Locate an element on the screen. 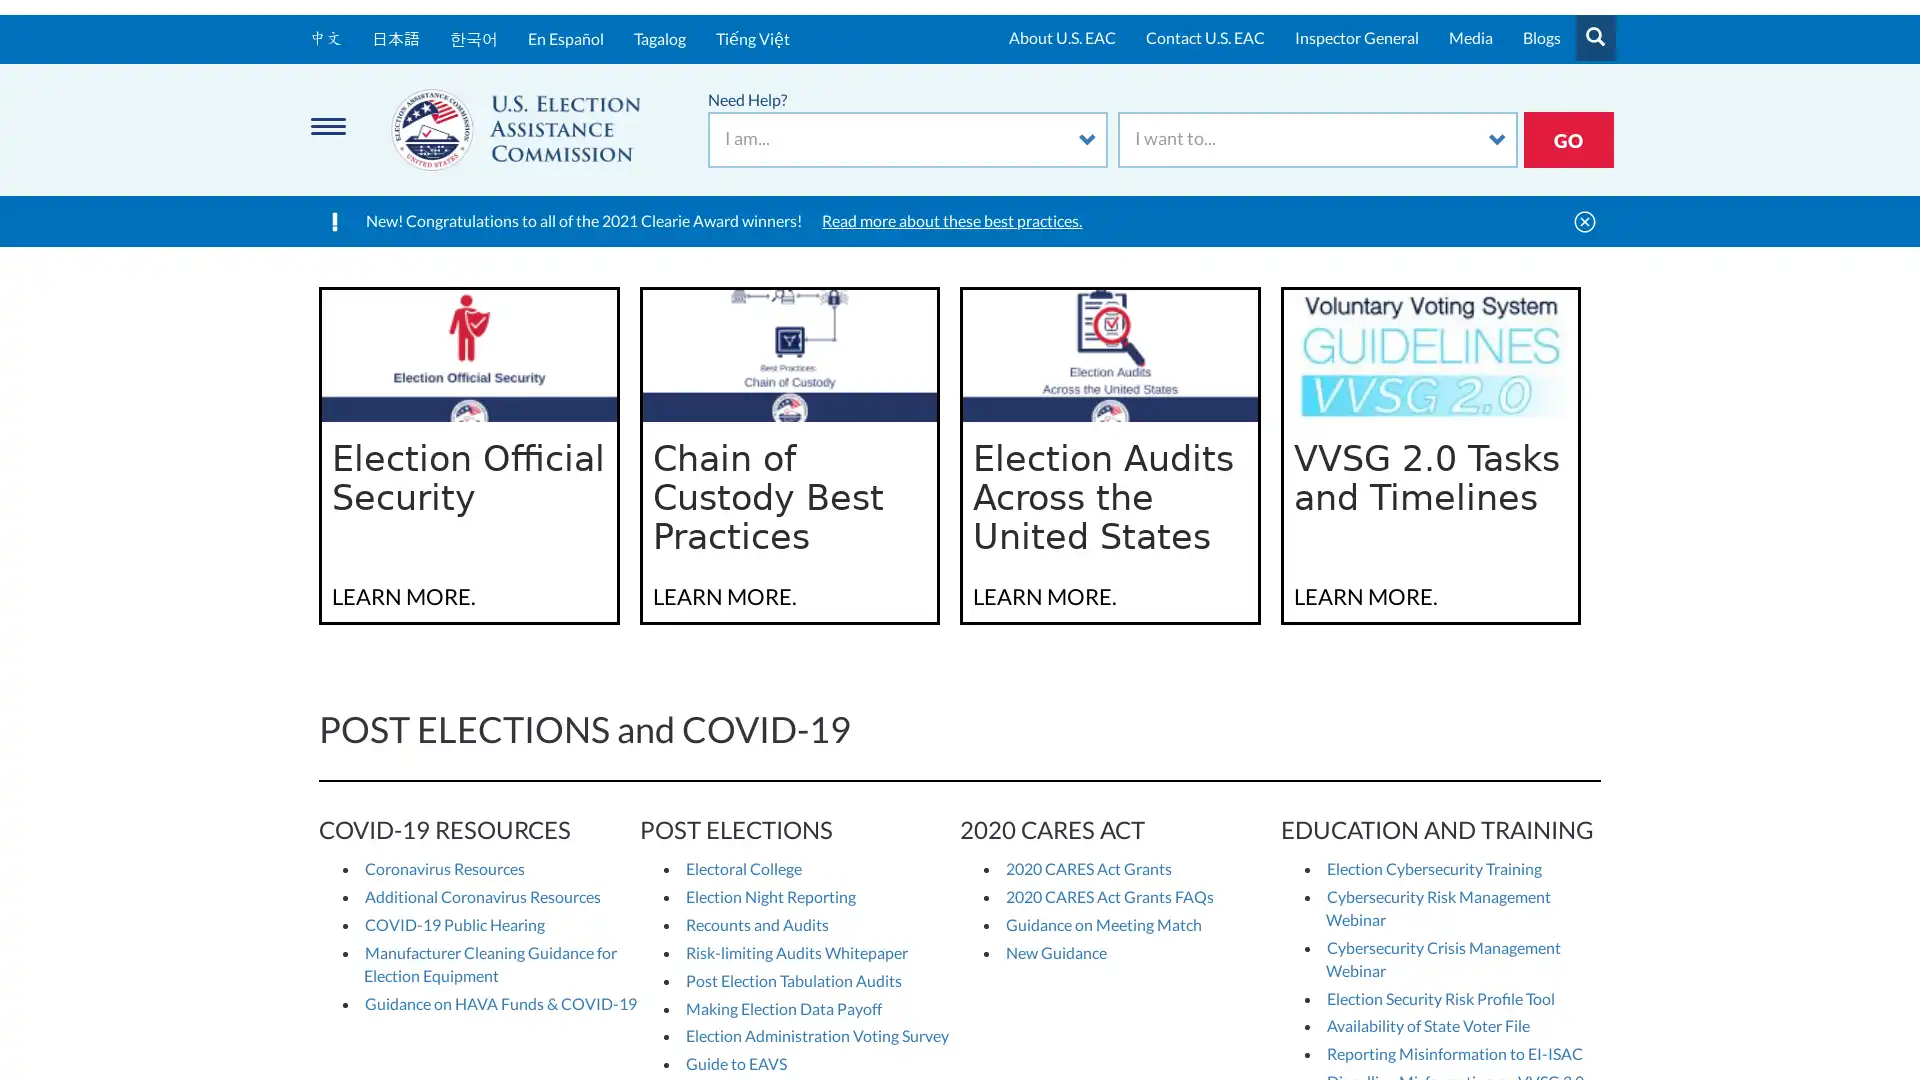 This screenshot has height=1080, width=1920. Menu is located at coordinates (329, 126).